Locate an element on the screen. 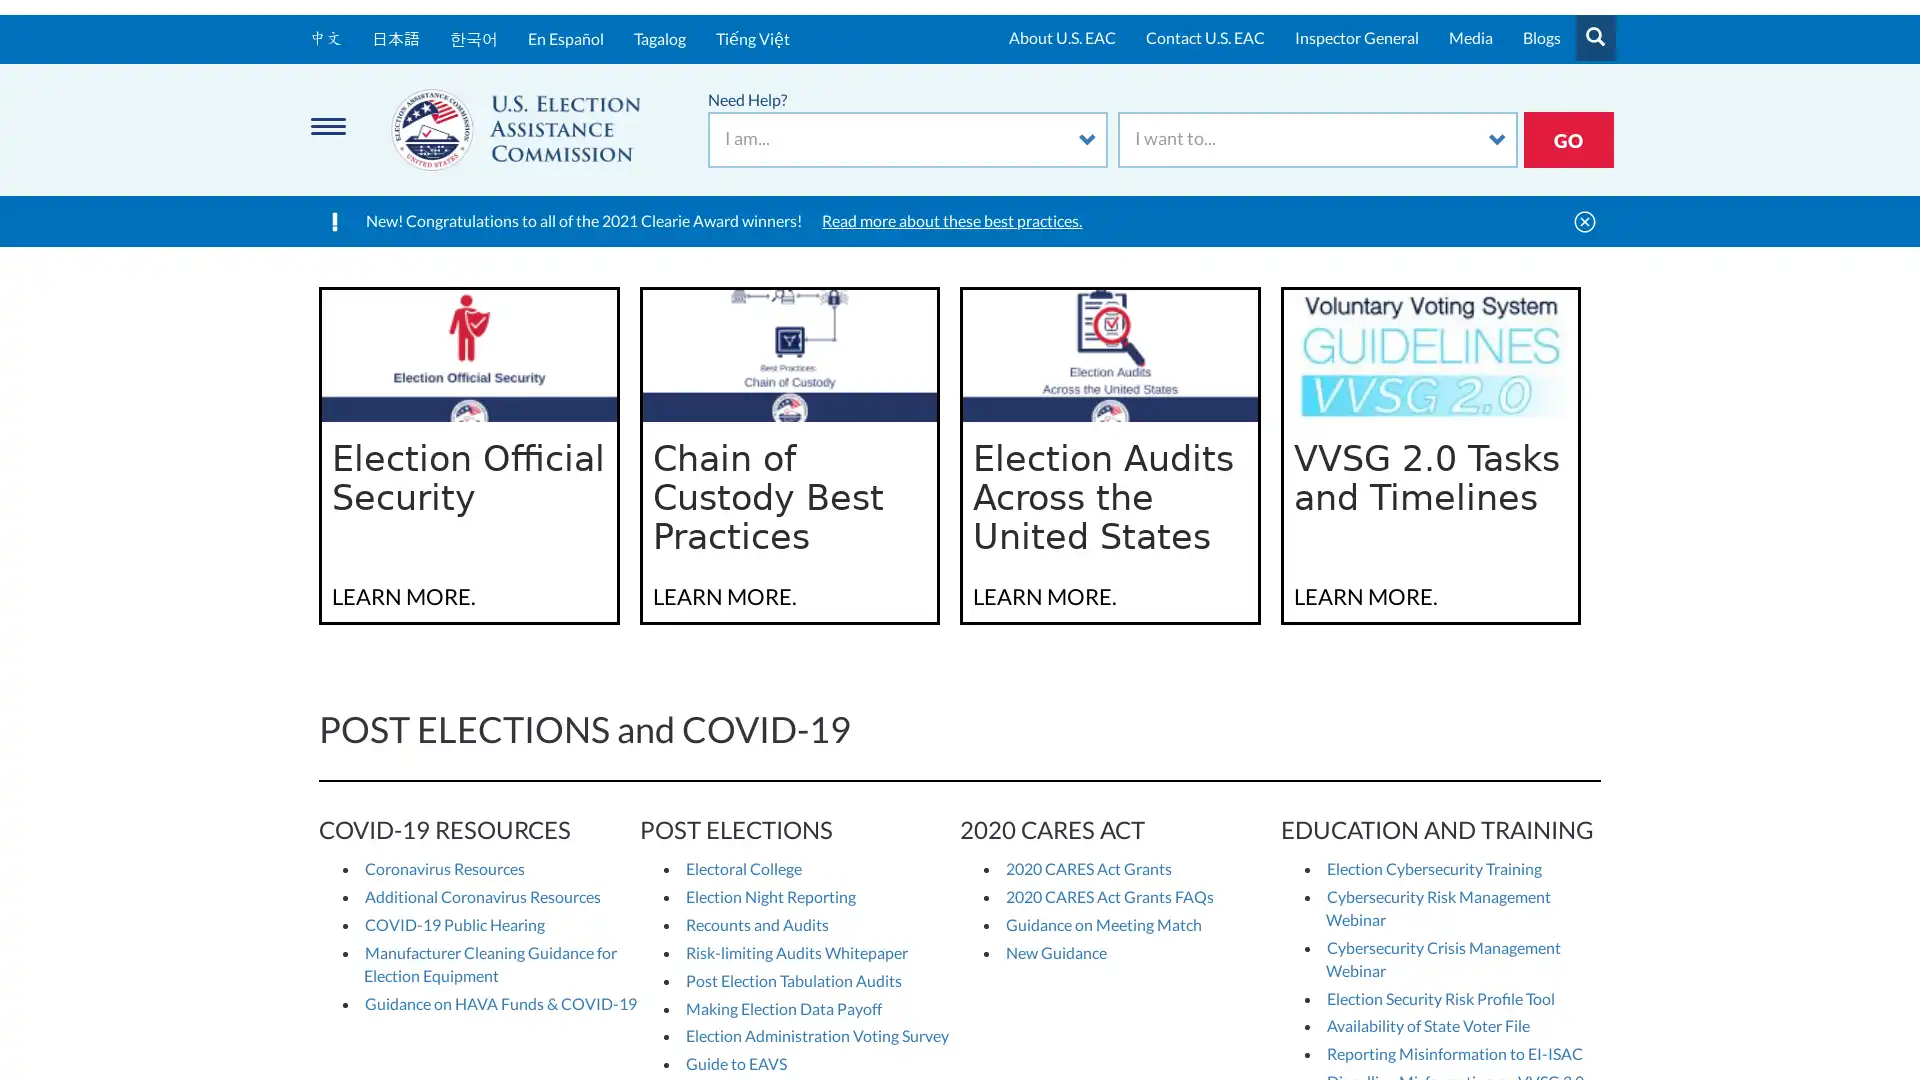 This screenshot has height=1080, width=1920. Menu is located at coordinates (329, 126).